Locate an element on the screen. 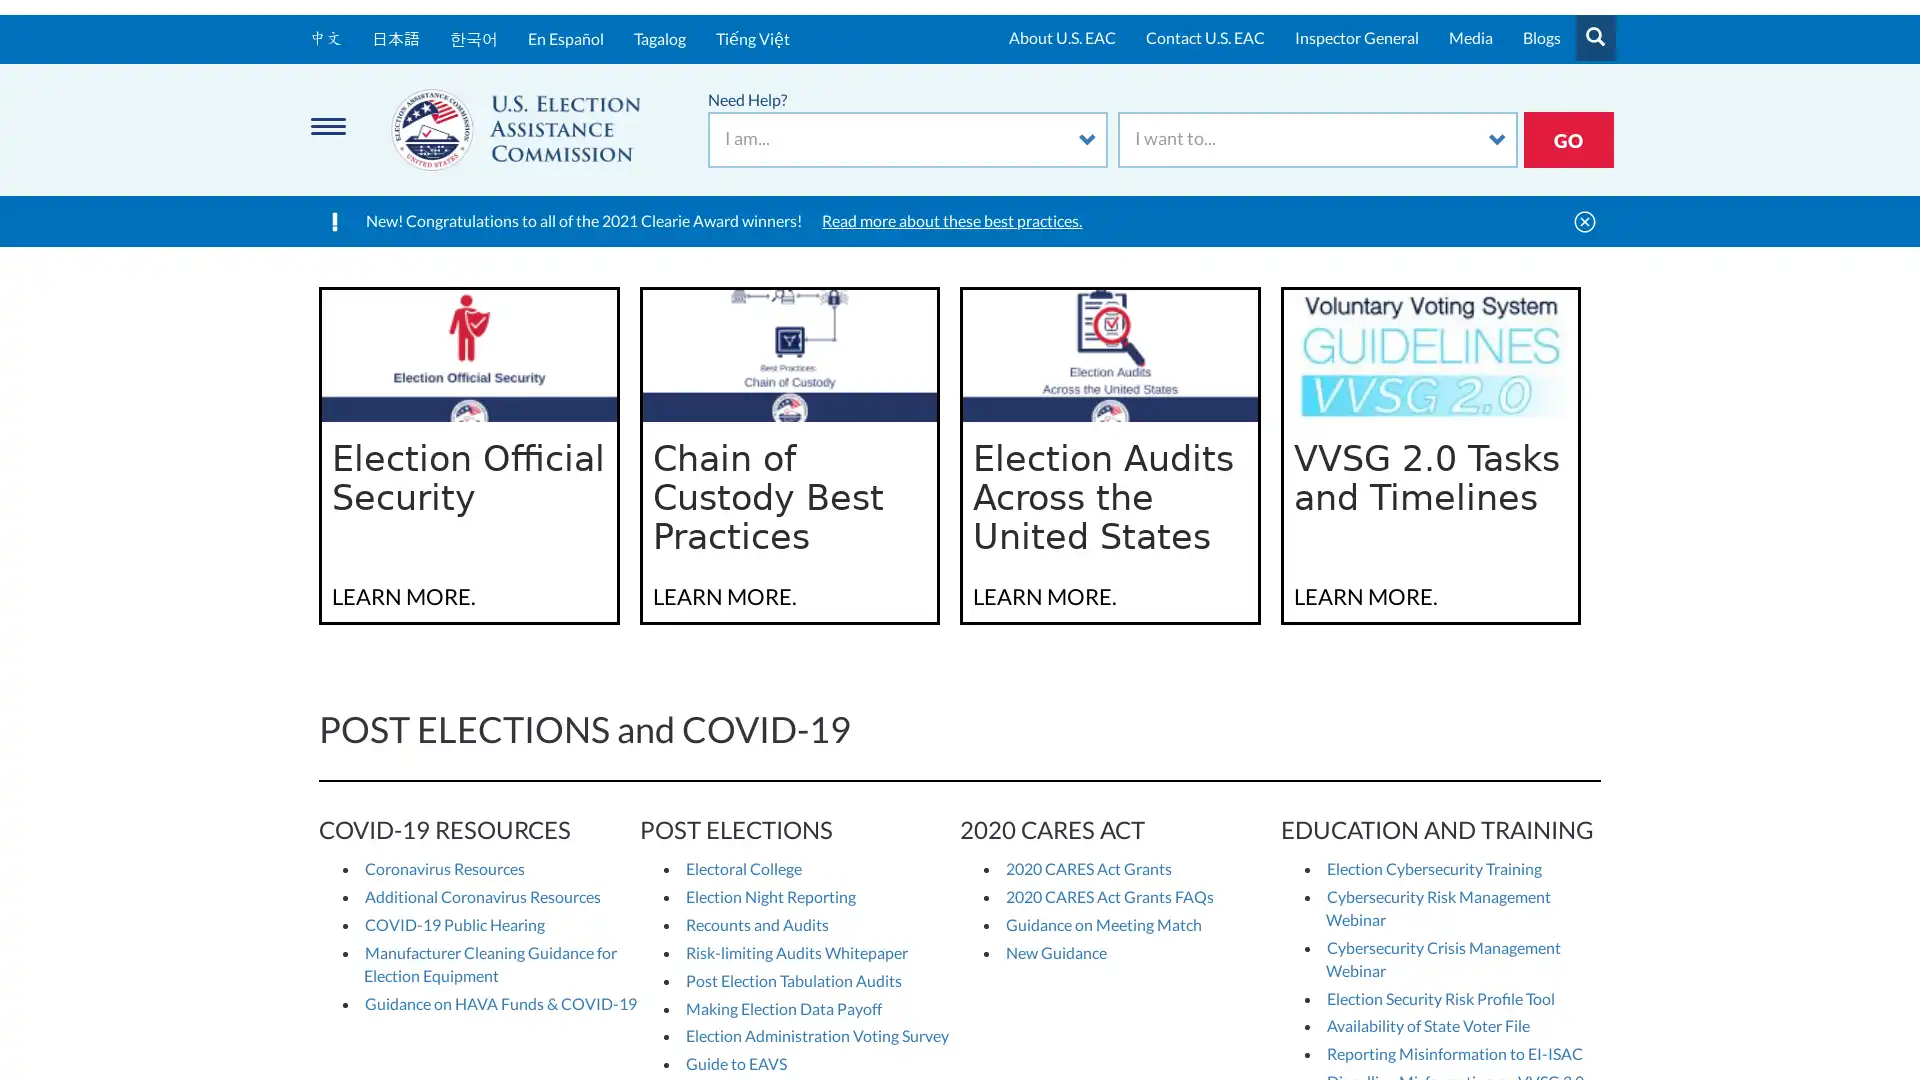 This screenshot has height=1080, width=1920. Menu is located at coordinates (329, 126).